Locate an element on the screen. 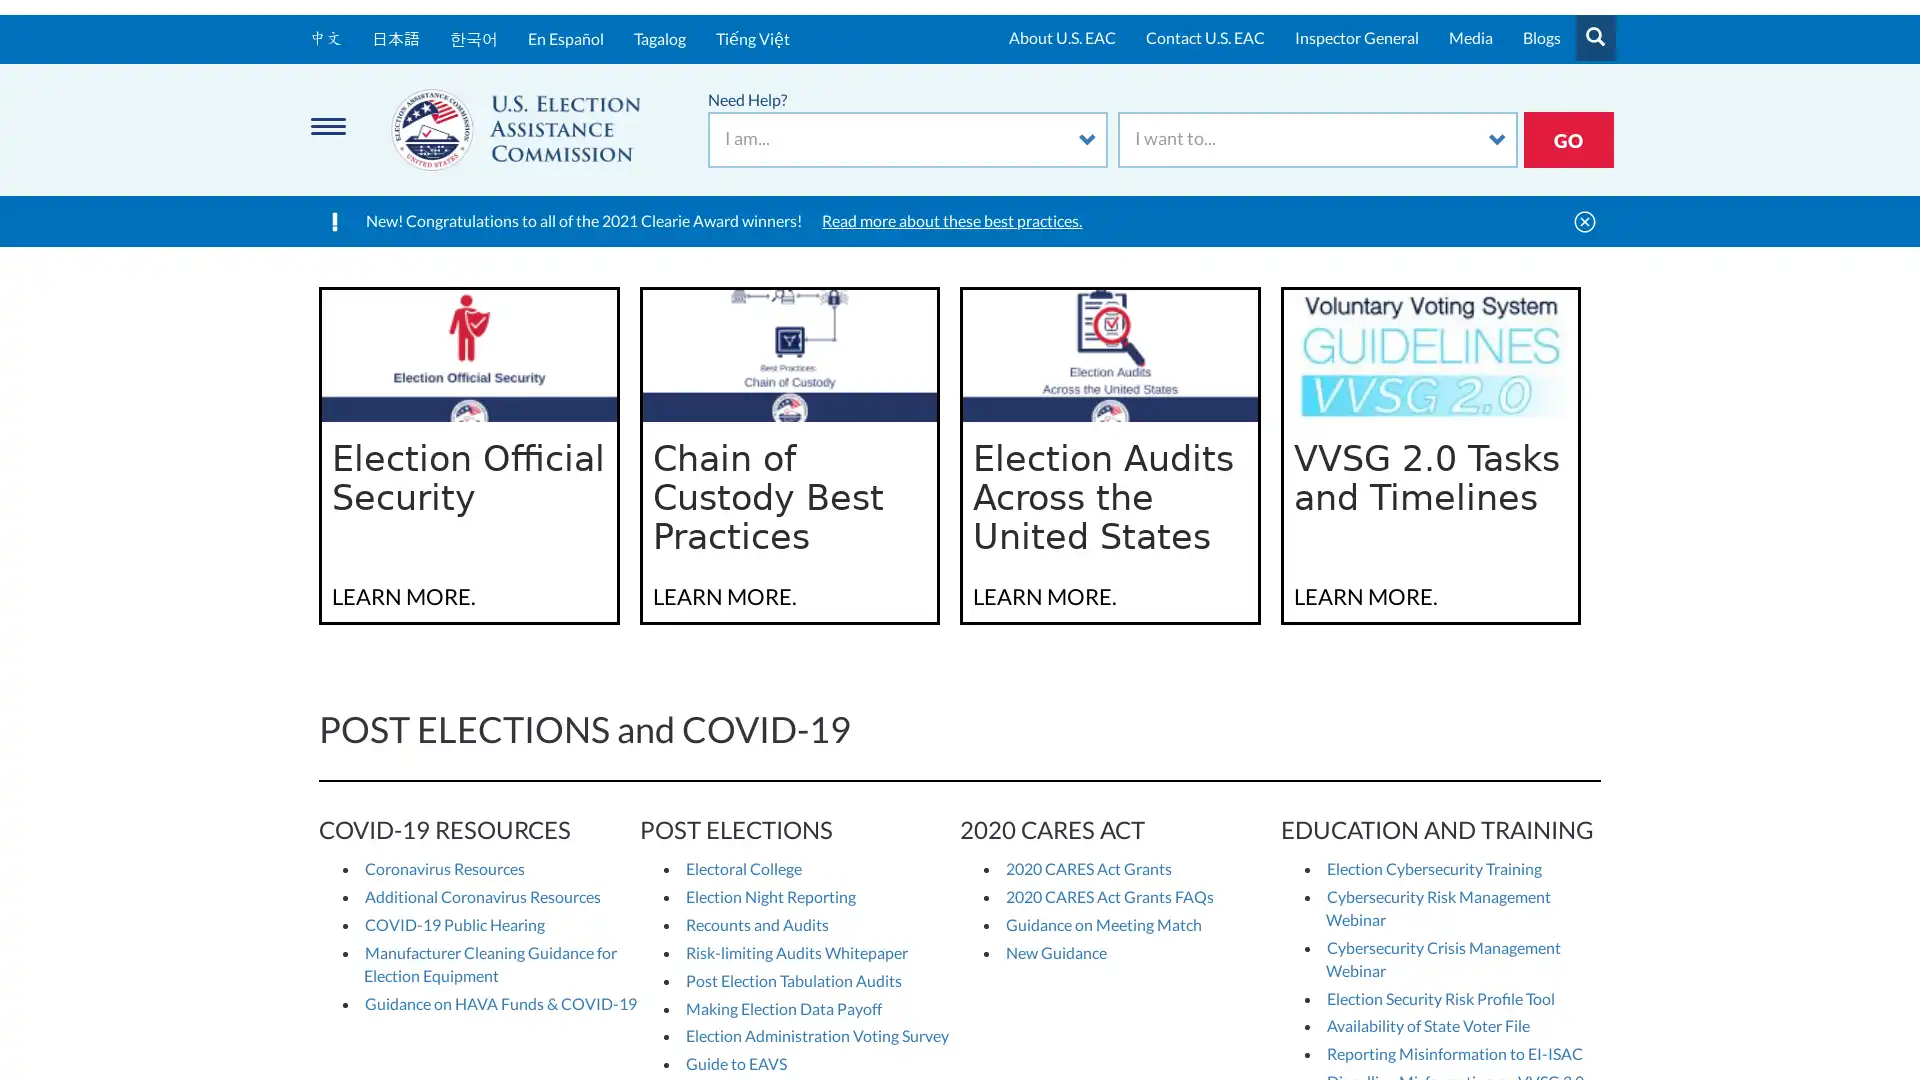 This screenshot has height=1080, width=1920. Menu is located at coordinates (329, 126).